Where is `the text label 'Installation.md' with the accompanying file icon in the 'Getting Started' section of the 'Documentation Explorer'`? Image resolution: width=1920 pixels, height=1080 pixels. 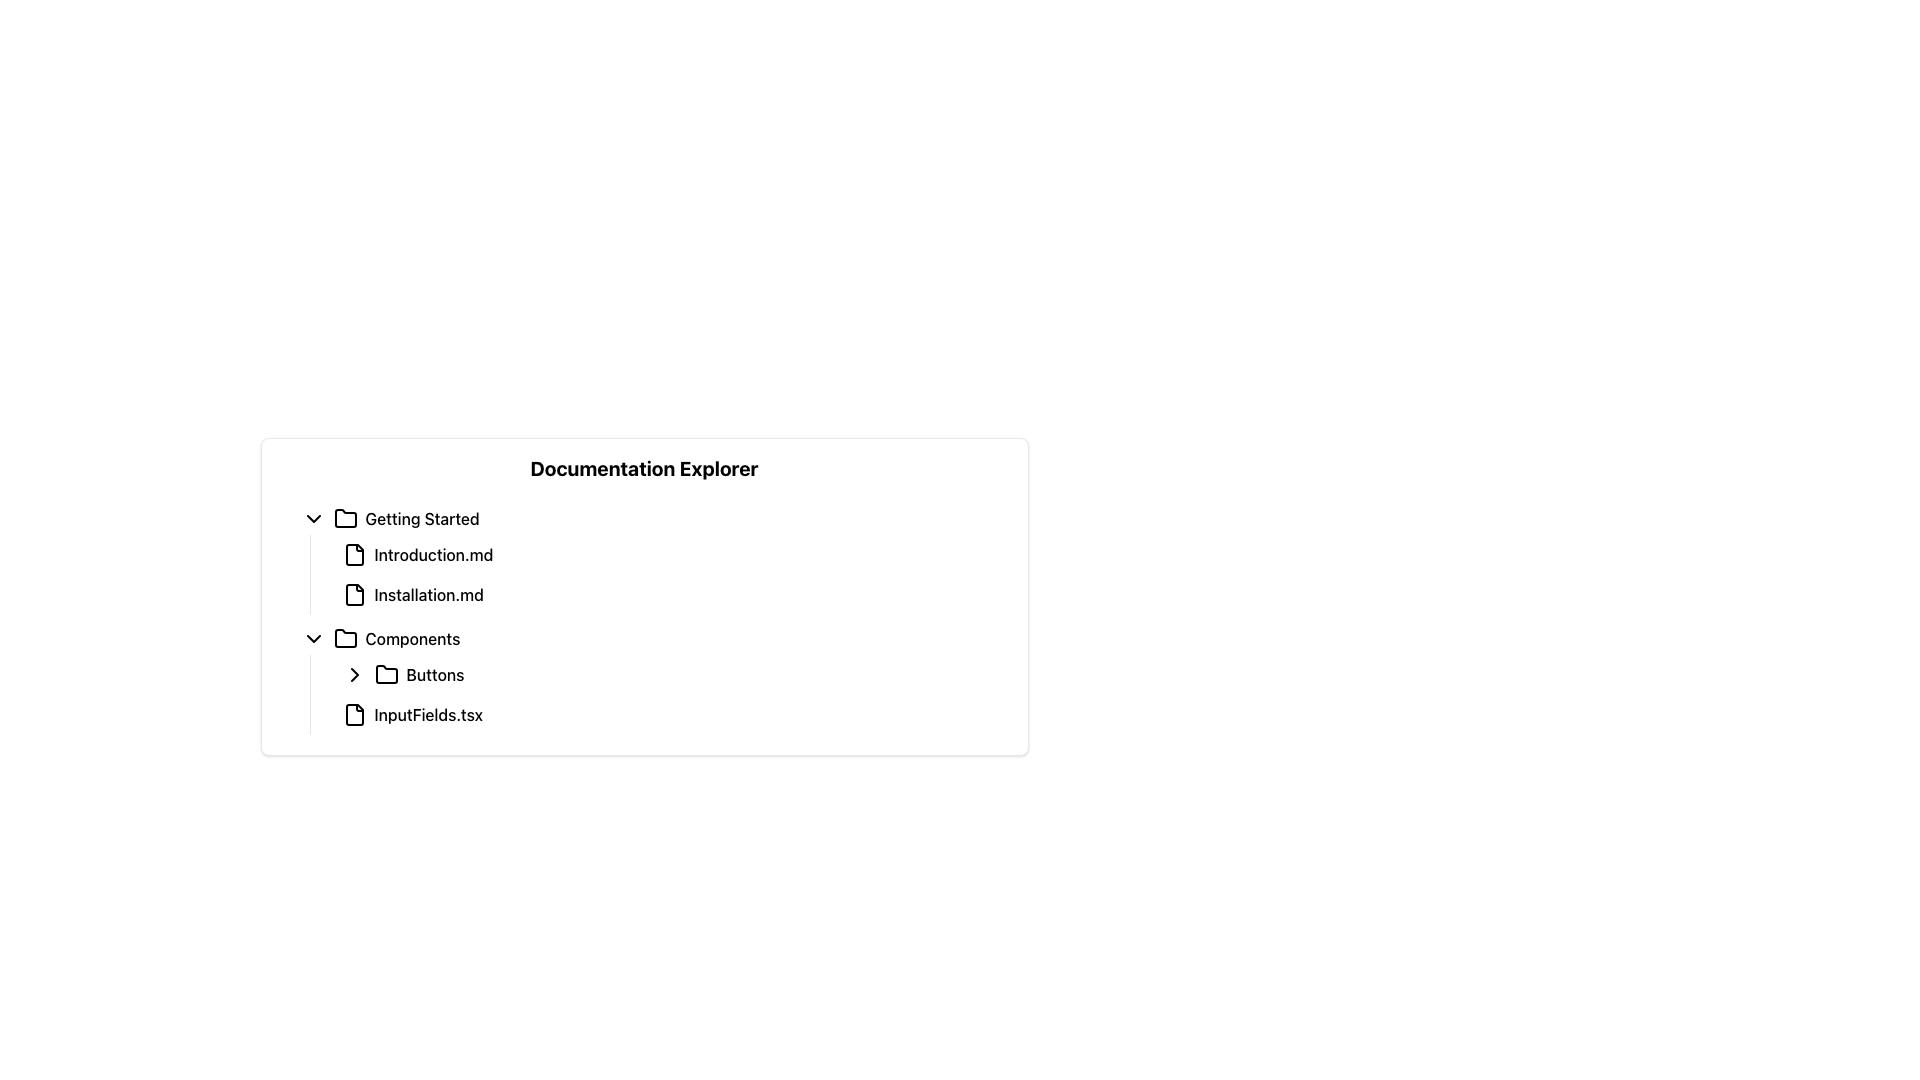
the text label 'Installation.md' with the accompanying file icon in the 'Getting Started' section of the 'Documentation Explorer' is located at coordinates (412, 593).